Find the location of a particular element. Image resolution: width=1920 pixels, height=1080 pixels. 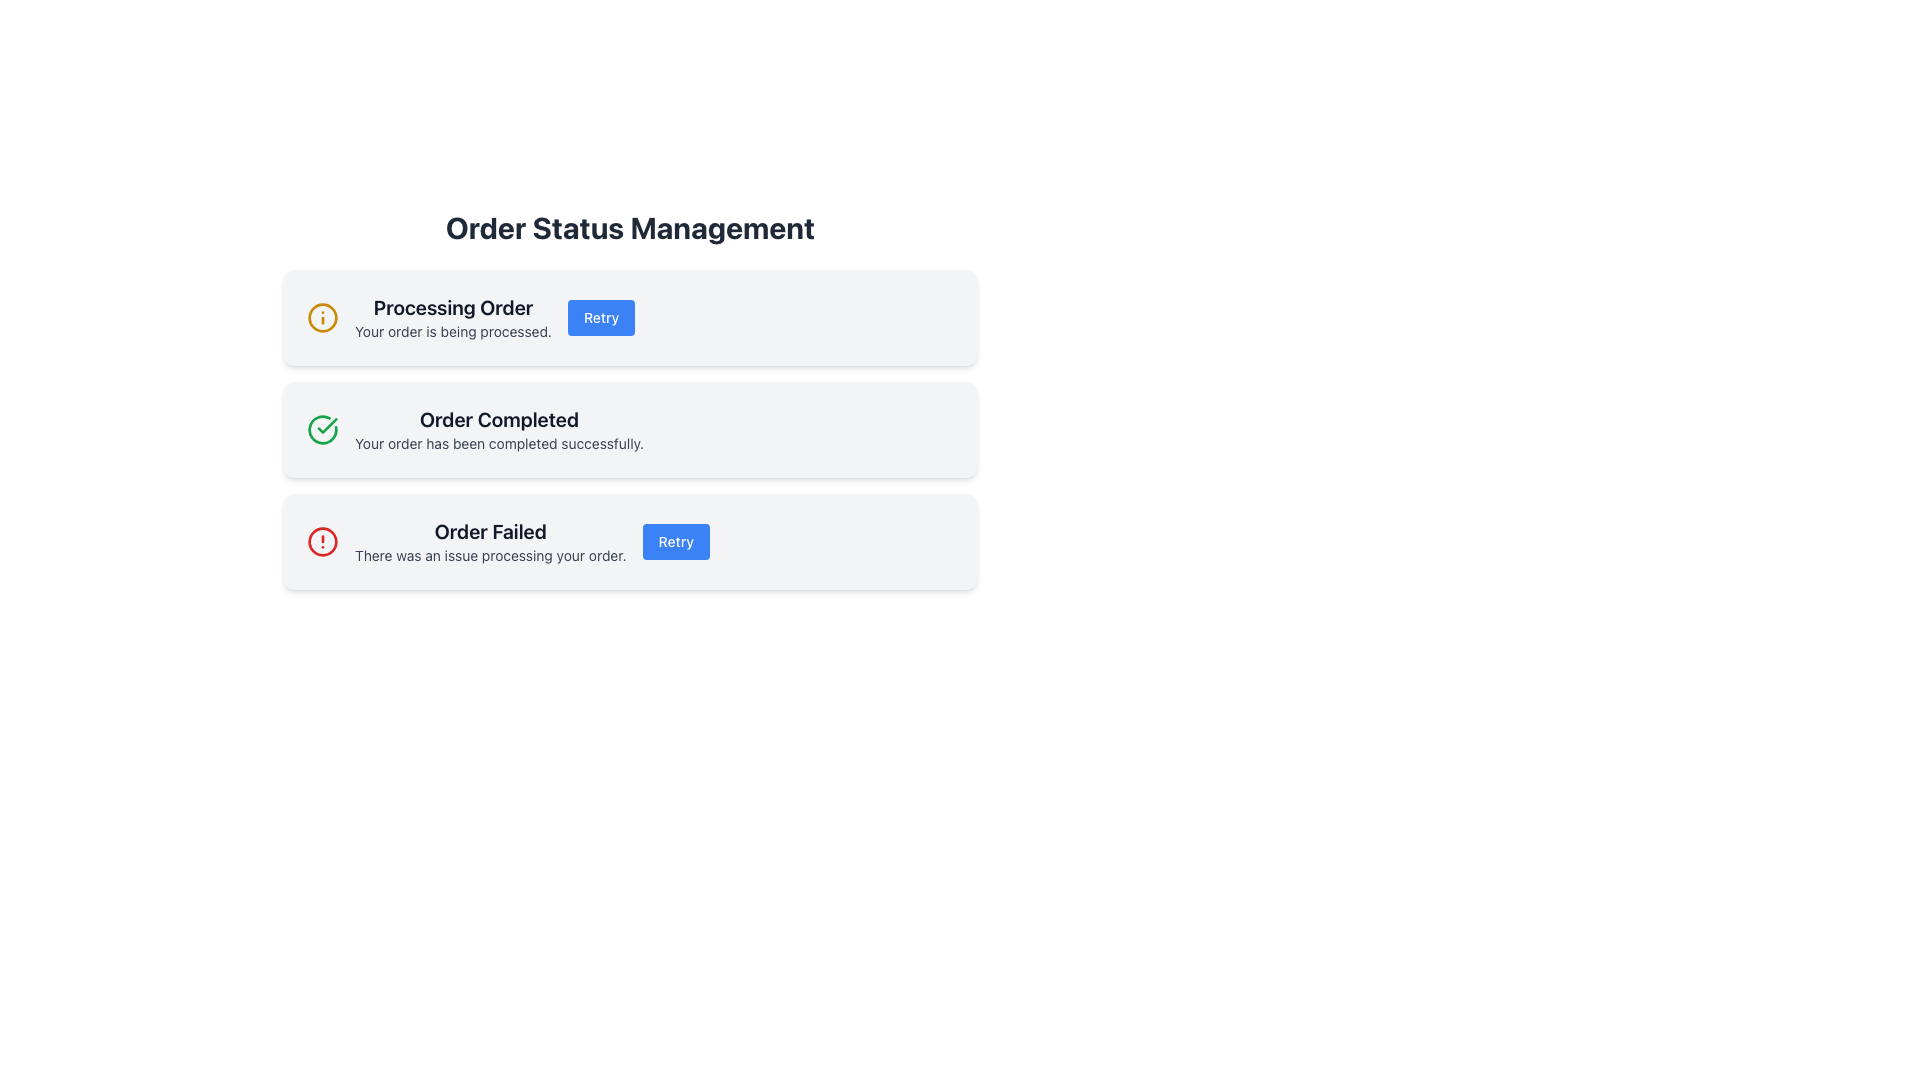

text element that states 'Your order has been completed successfully.' located beneath the title 'Order Completed' in a card layout is located at coordinates (499, 442).